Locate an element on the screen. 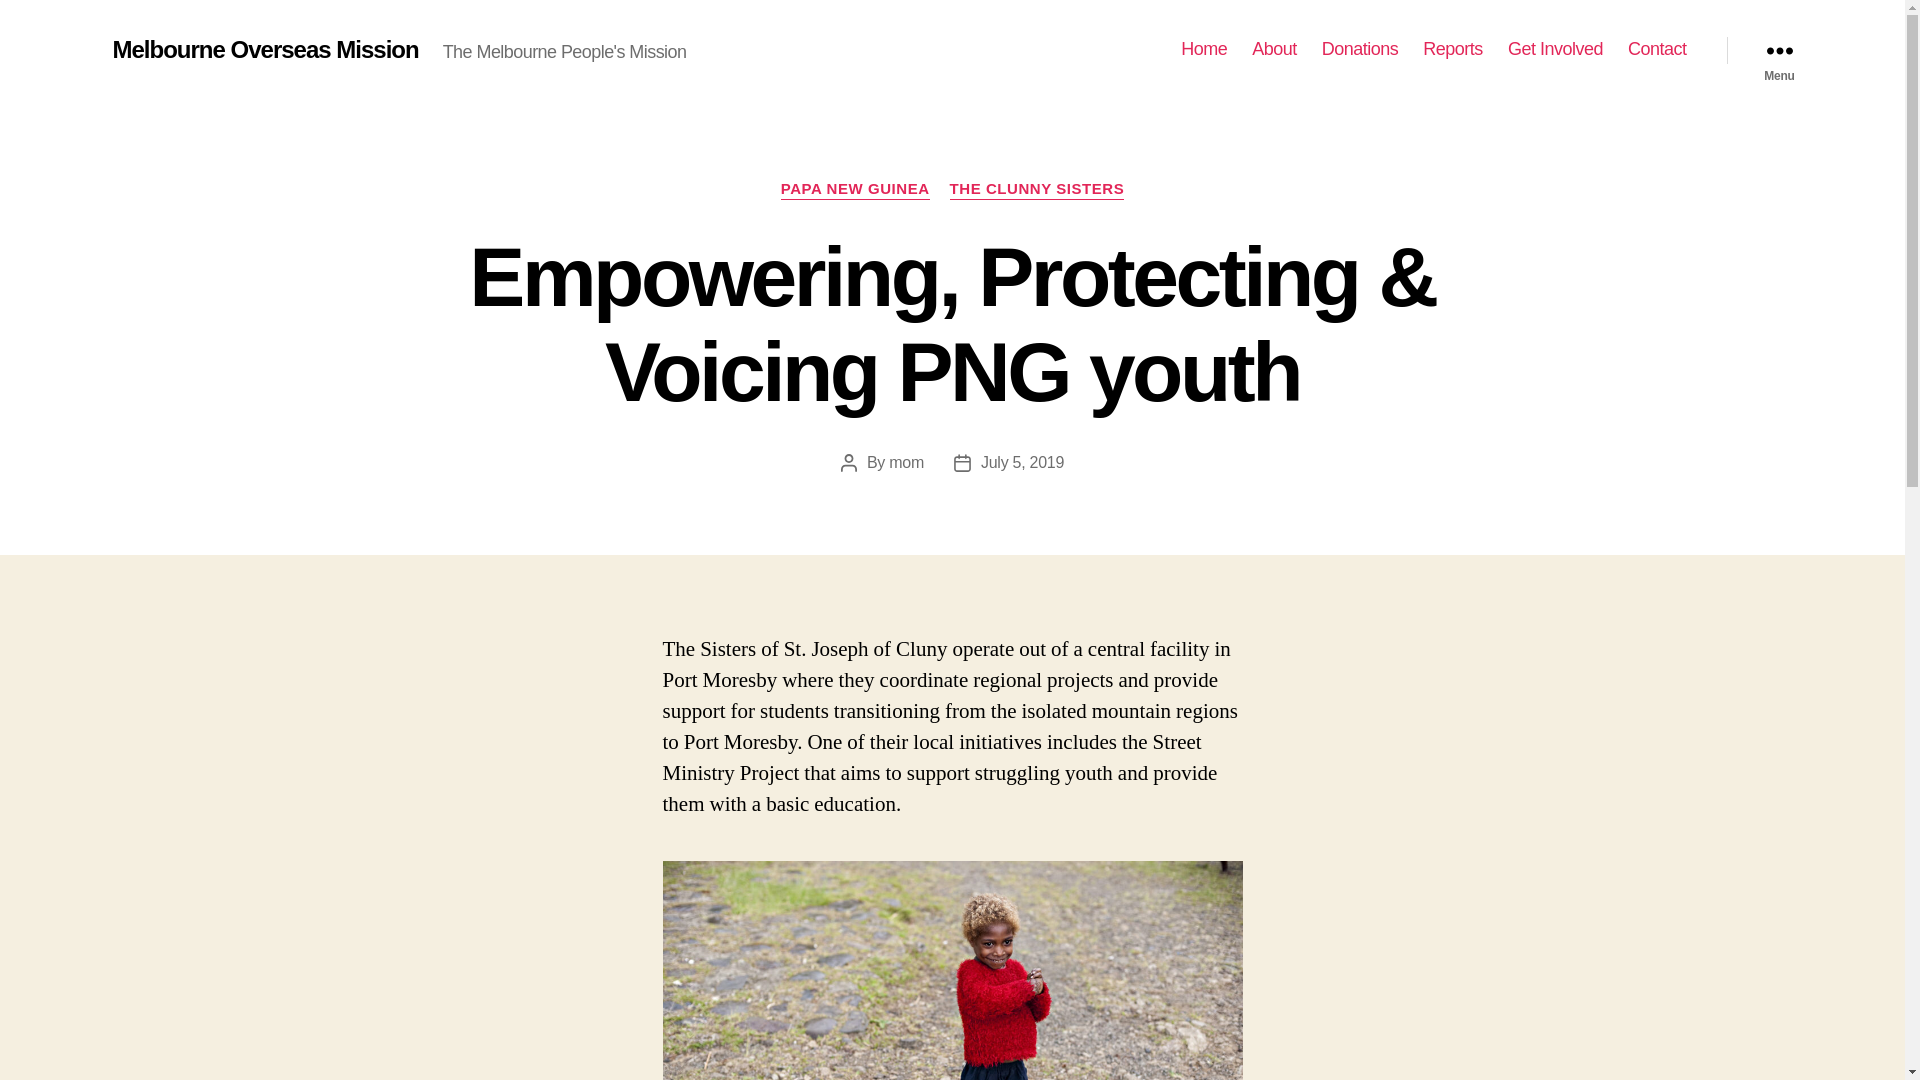  'Menu' is located at coordinates (1779, 49).